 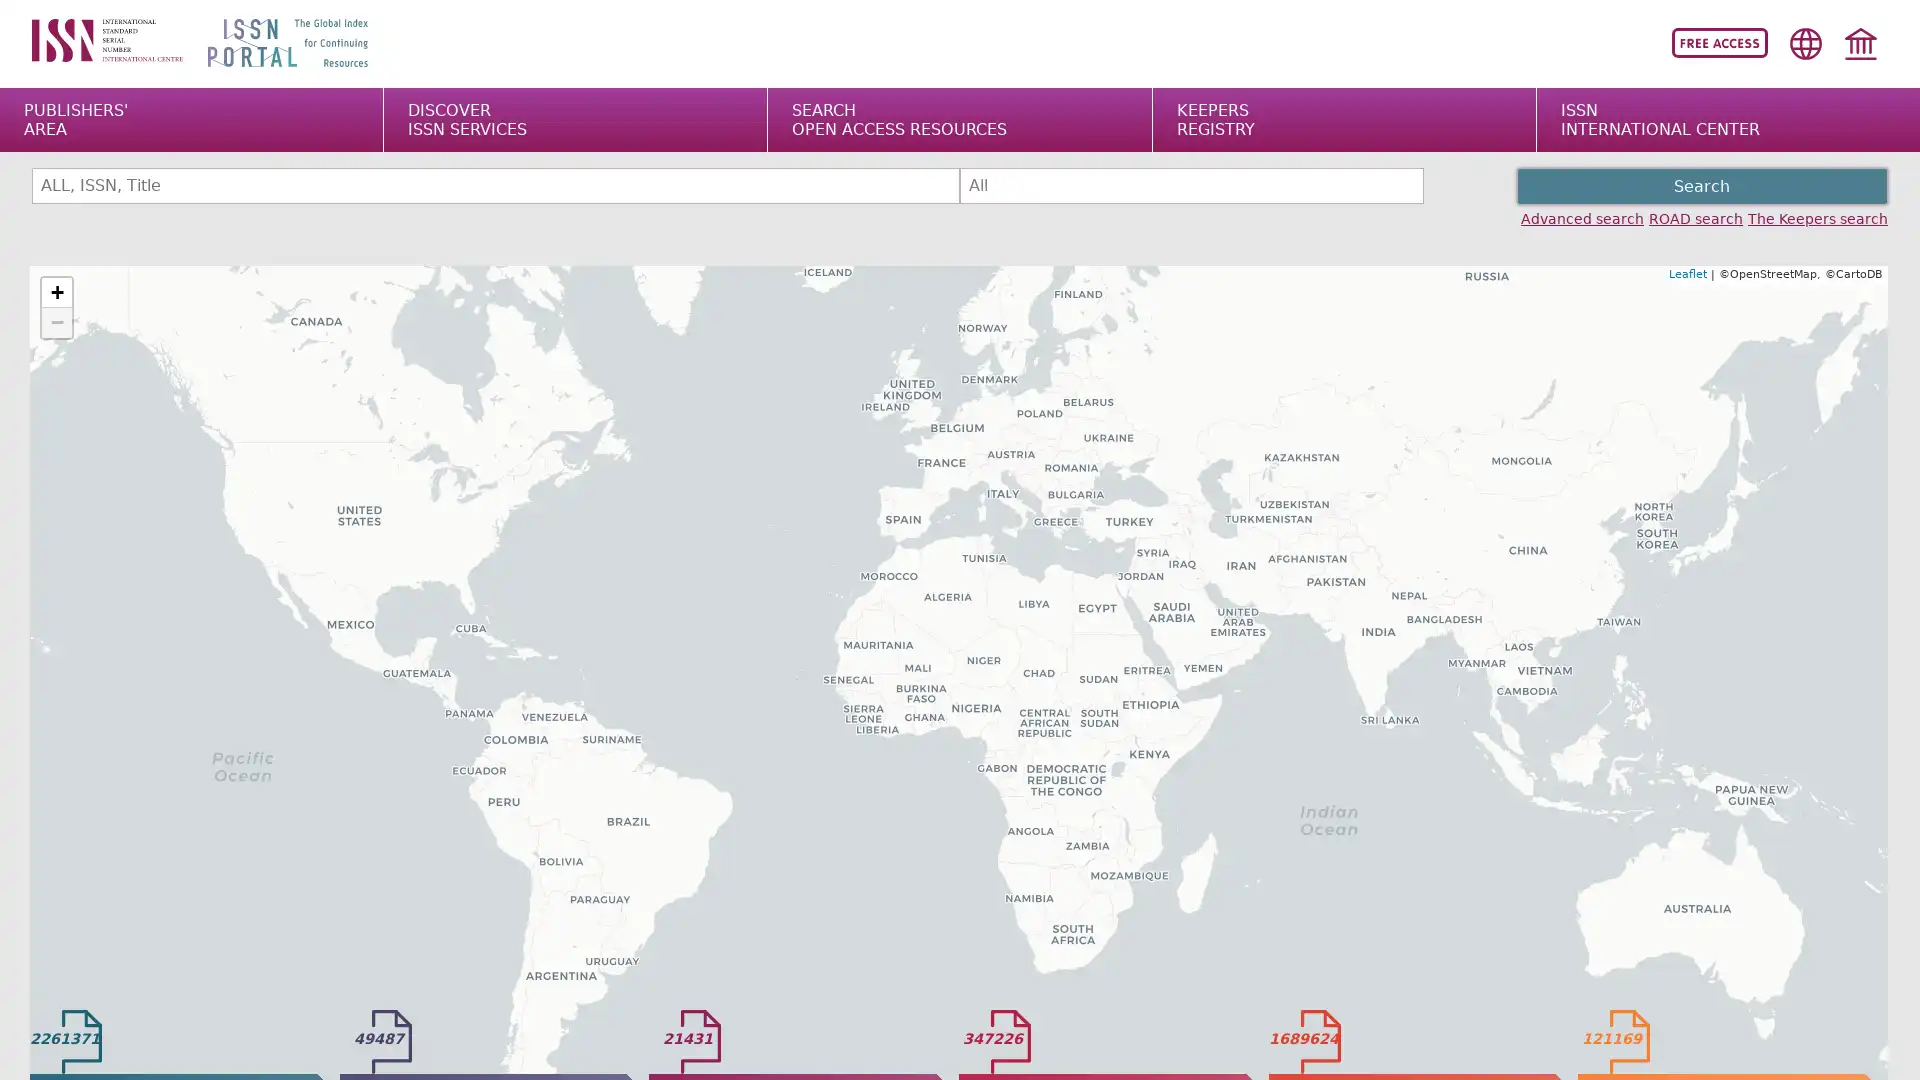 I want to click on Zoom out, so click(x=57, y=322).